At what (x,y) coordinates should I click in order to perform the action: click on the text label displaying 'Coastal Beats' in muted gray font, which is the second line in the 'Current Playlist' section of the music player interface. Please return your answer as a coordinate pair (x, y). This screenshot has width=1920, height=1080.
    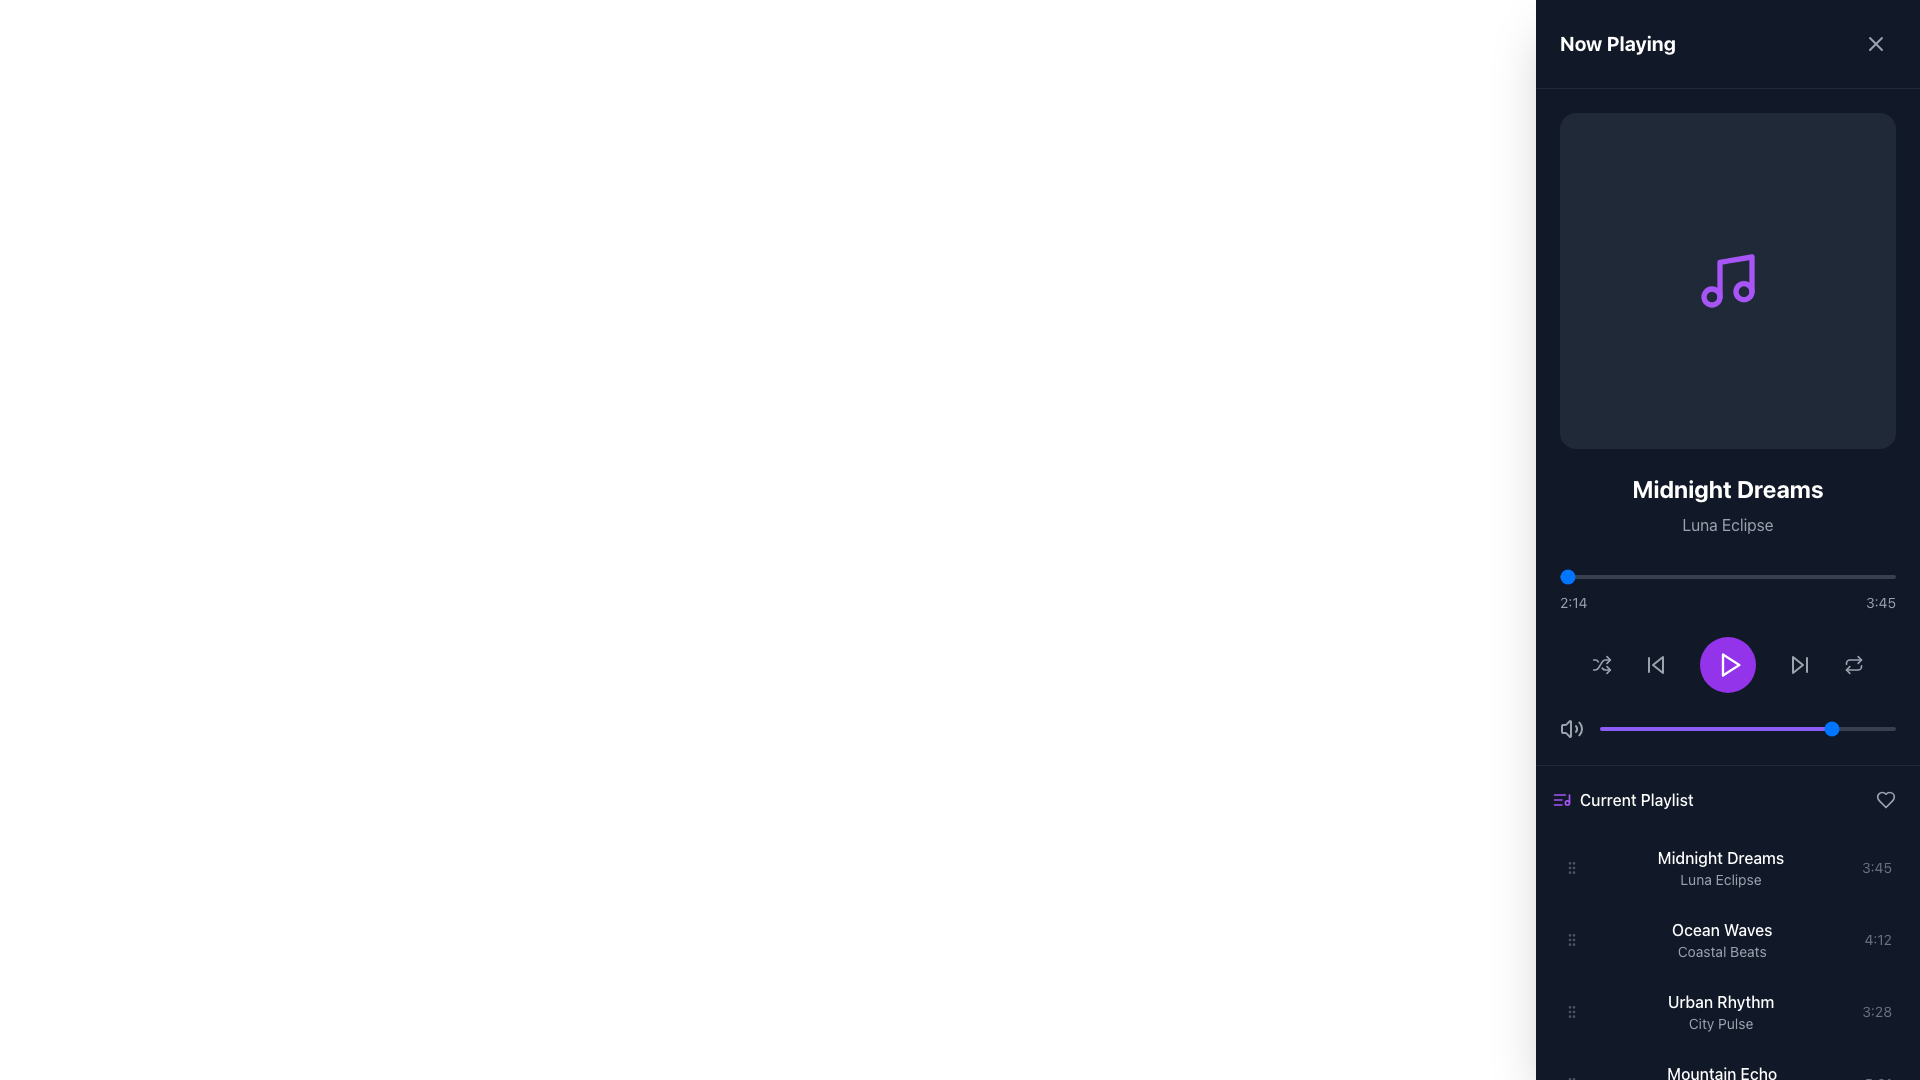
    Looking at the image, I should click on (1721, 951).